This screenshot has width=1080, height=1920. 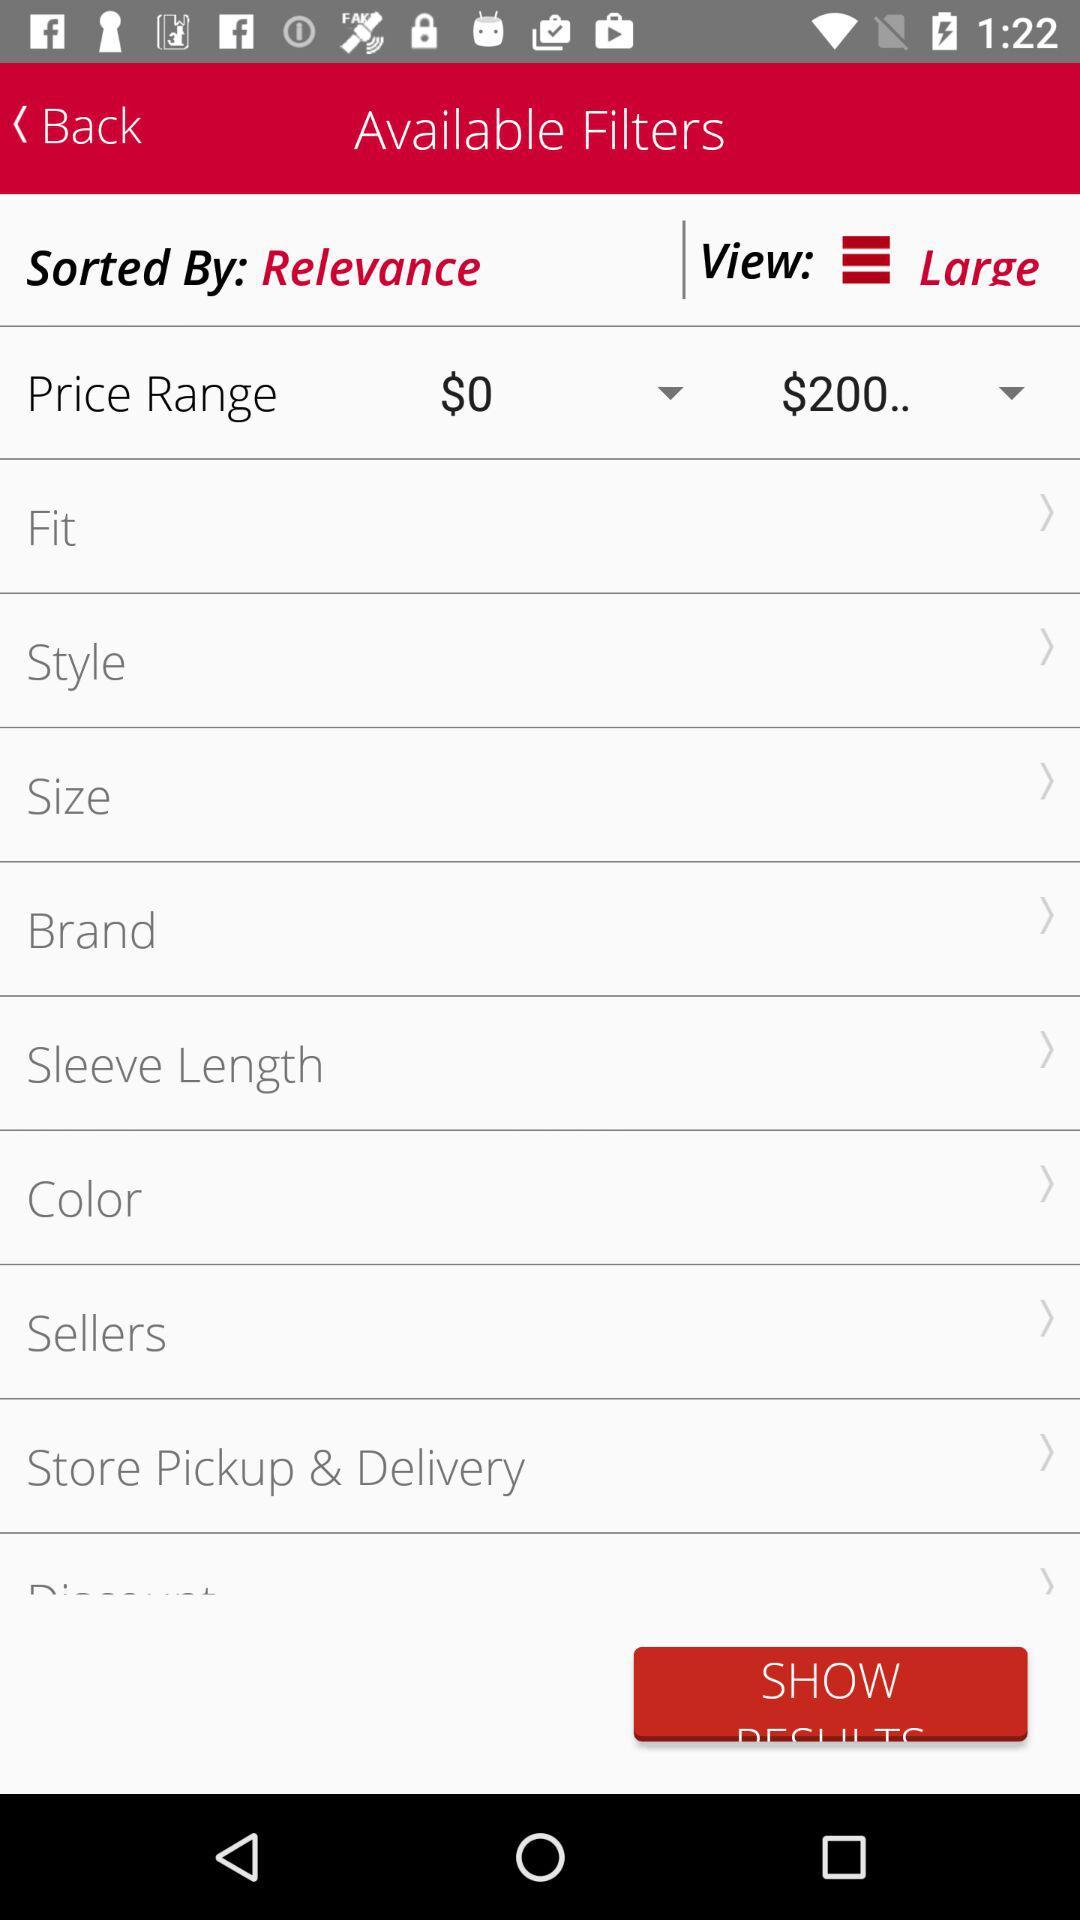 What do you see at coordinates (1045, 1318) in the screenshot?
I see `the button on the right next to the sellers button on the web page` at bounding box center [1045, 1318].